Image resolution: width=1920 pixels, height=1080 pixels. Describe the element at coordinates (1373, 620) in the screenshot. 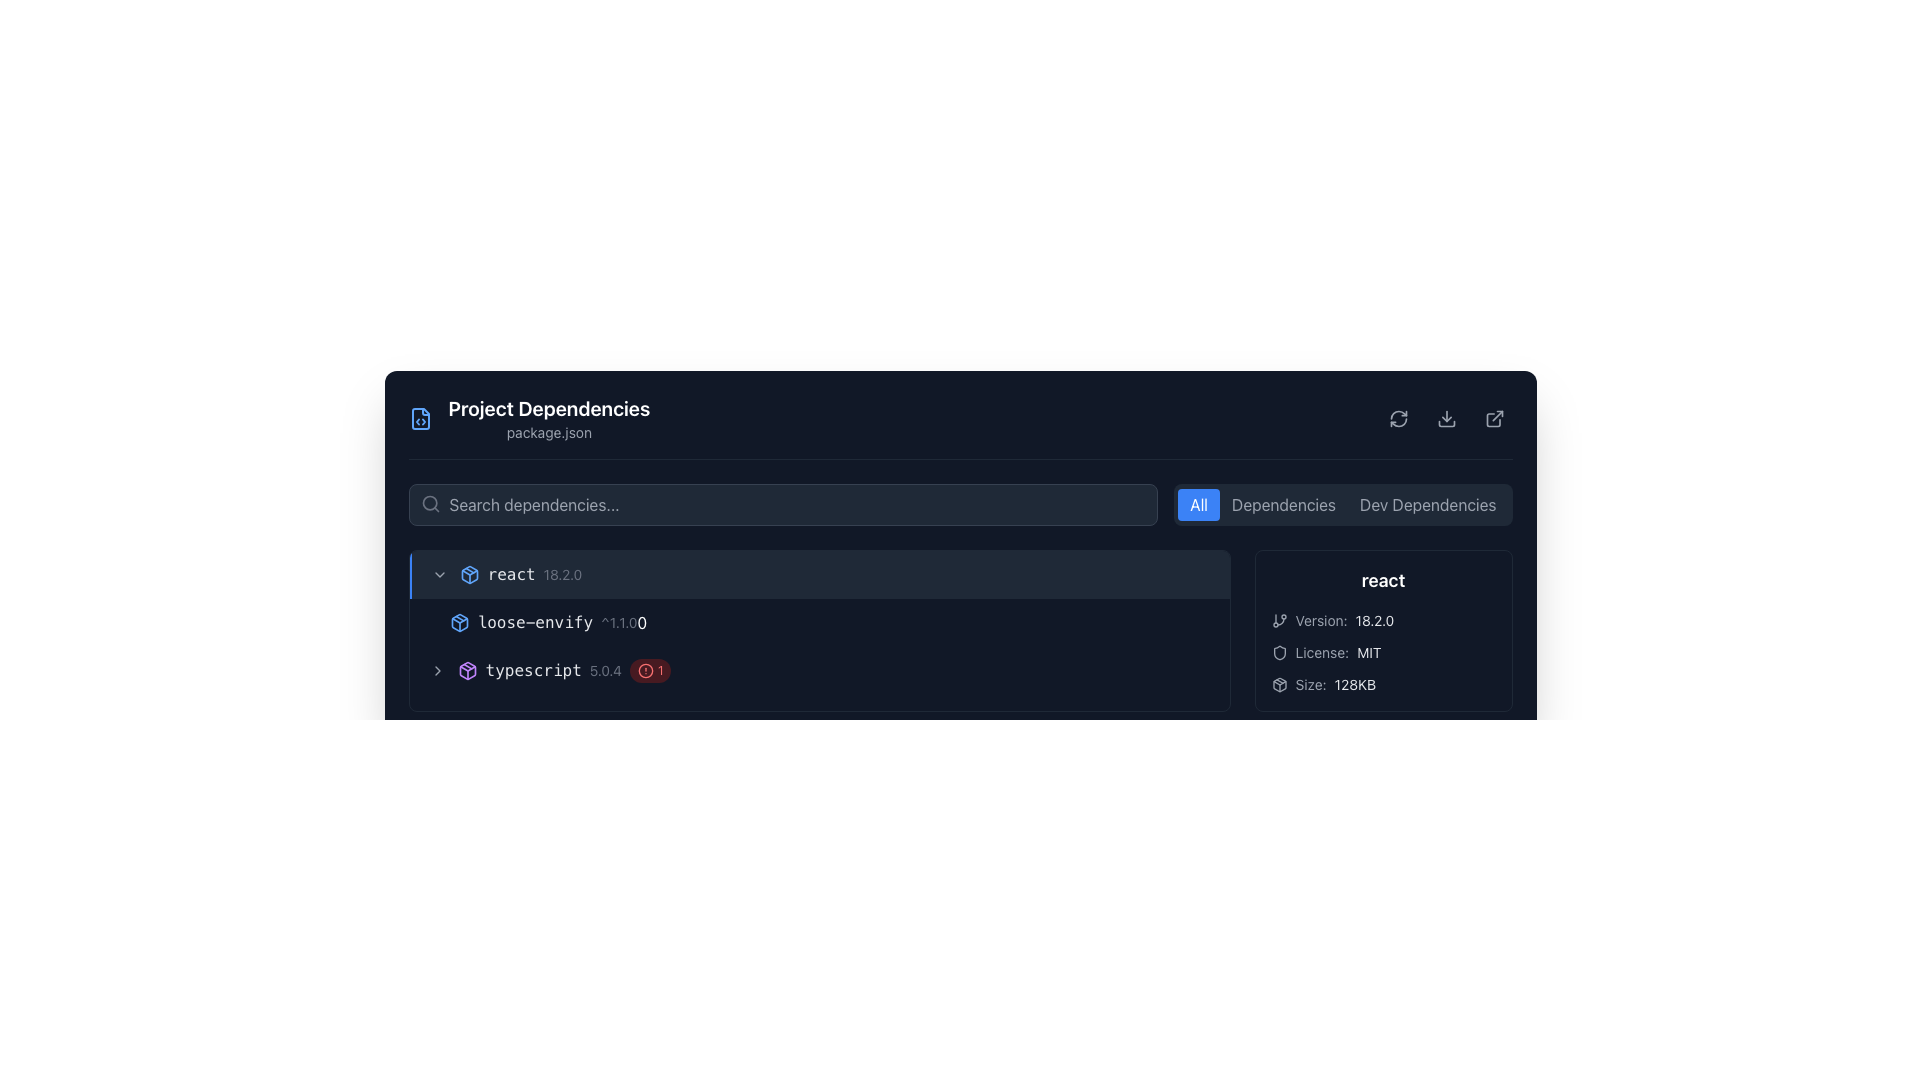

I see `text displaying the version number '18.2.0', which is styled in light gray color with a sans-serif font and positioned to the right of the label 'Version:' in a panel about dependencies` at that location.